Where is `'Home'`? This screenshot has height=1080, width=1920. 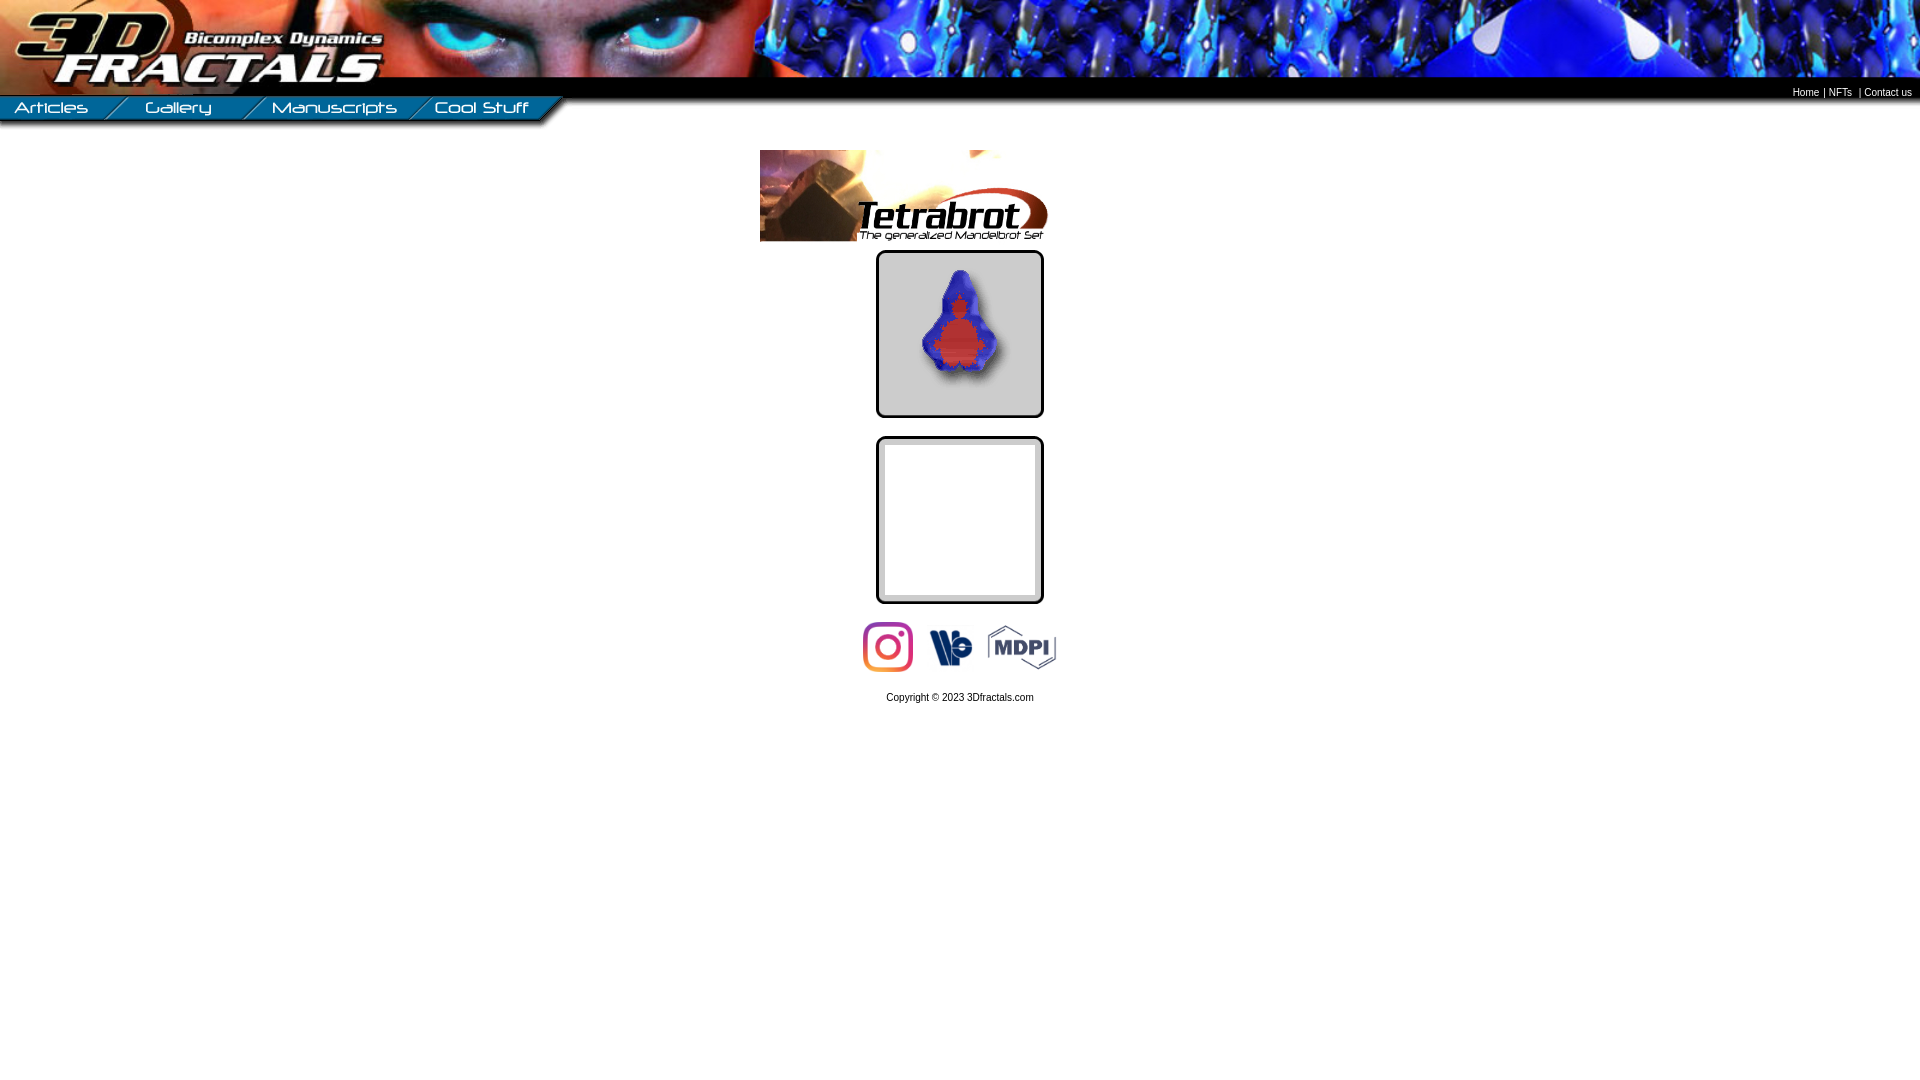 'Home' is located at coordinates (1808, 92).